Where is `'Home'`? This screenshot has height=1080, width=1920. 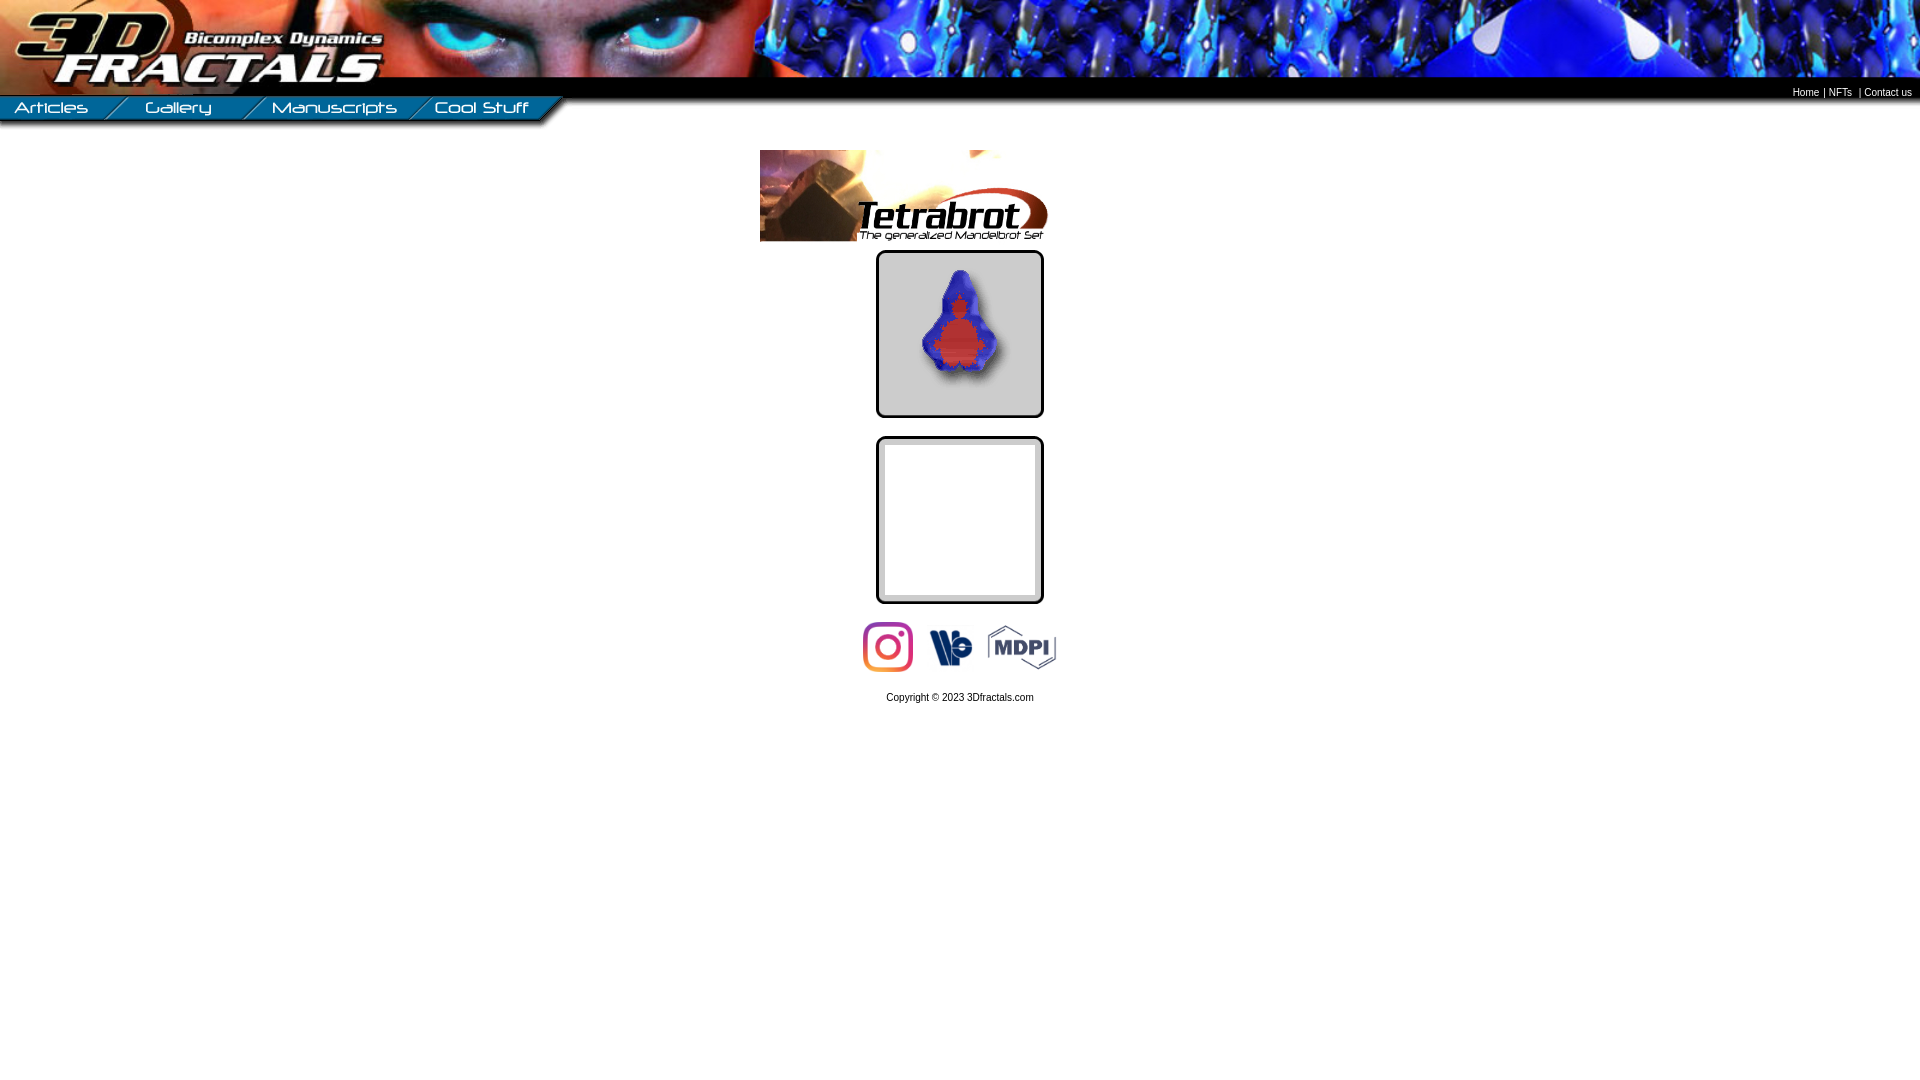 'Home' is located at coordinates (1808, 92).